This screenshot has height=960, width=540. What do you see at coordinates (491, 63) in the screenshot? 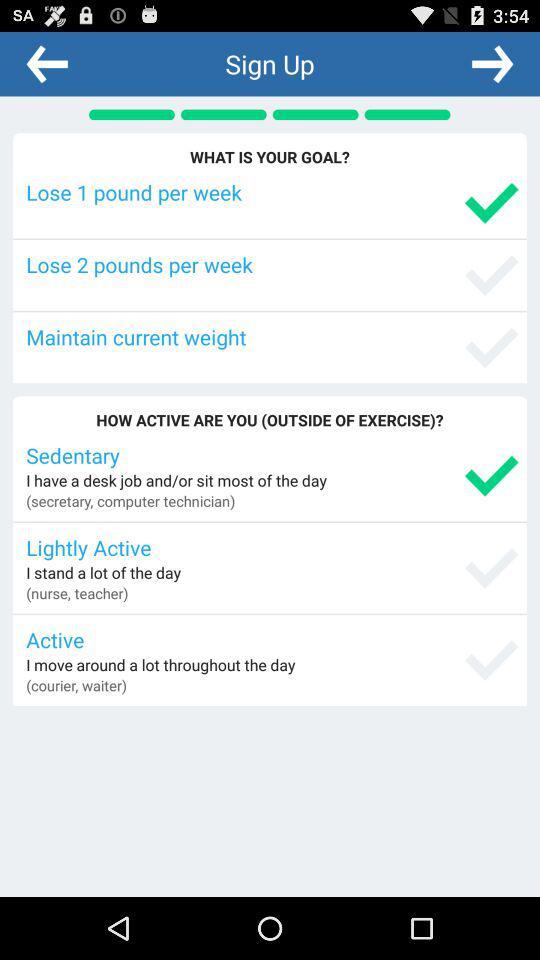
I see `item next to sign up icon` at bounding box center [491, 63].